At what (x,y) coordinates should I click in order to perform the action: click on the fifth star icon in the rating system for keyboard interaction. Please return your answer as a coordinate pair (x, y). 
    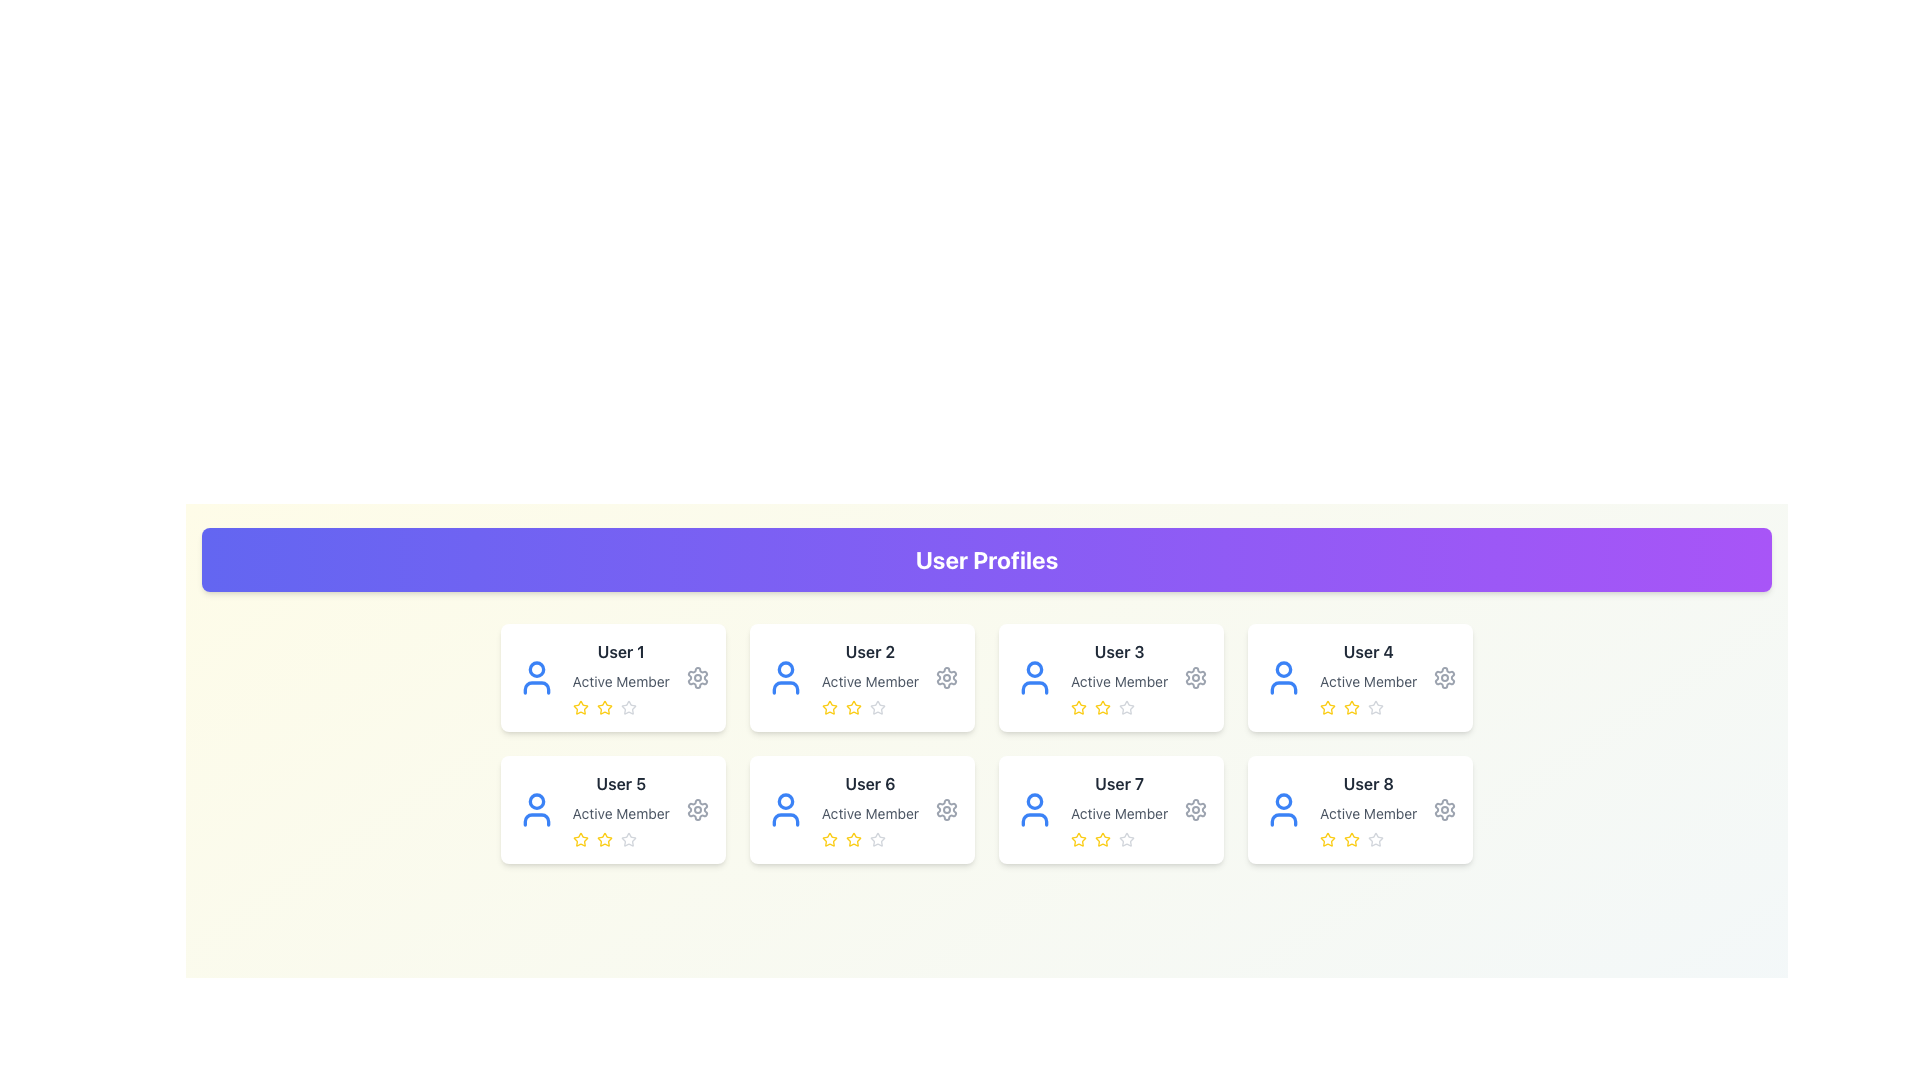
    Looking at the image, I should click on (1127, 707).